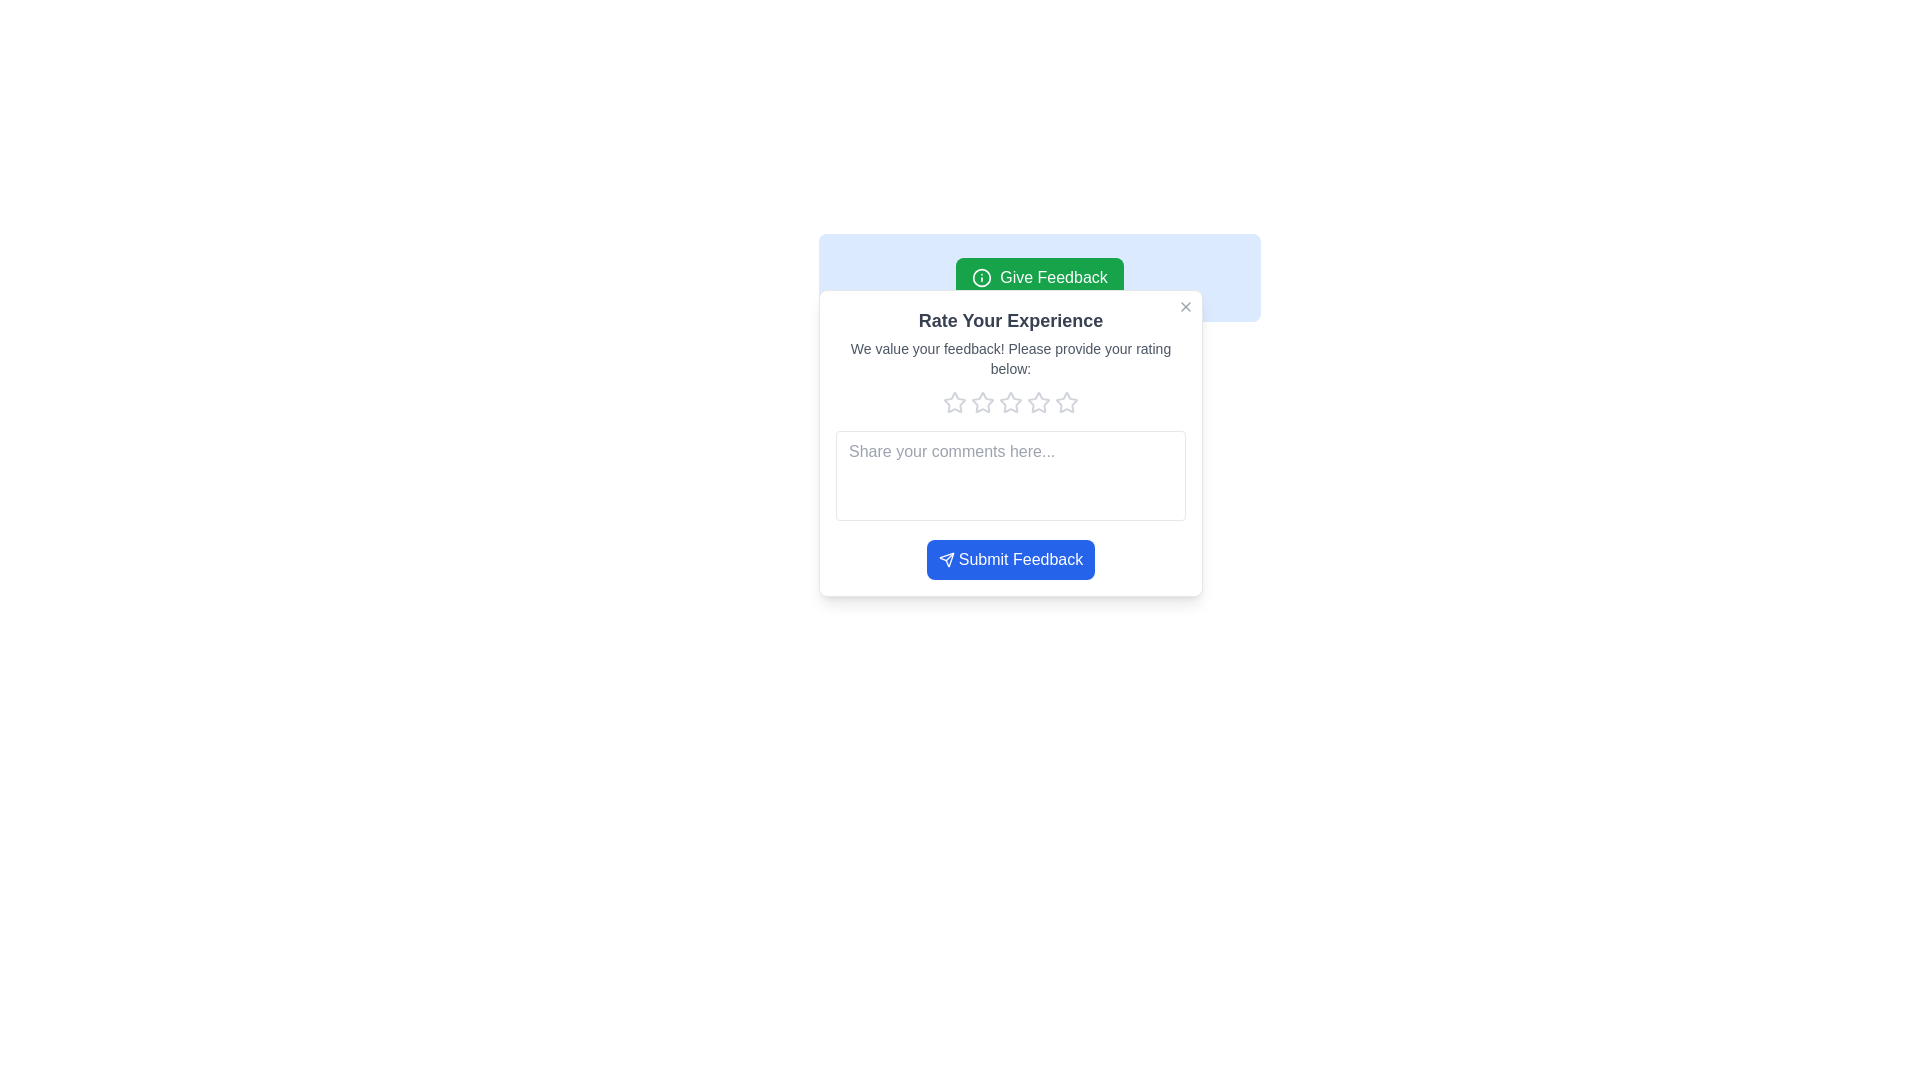 Image resolution: width=1920 pixels, height=1080 pixels. What do you see at coordinates (1040, 277) in the screenshot?
I see `the centrally located feedback button above the 'Rate Your Experience' section to initiate the feedback submission process` at bounding box center [1040, 277].